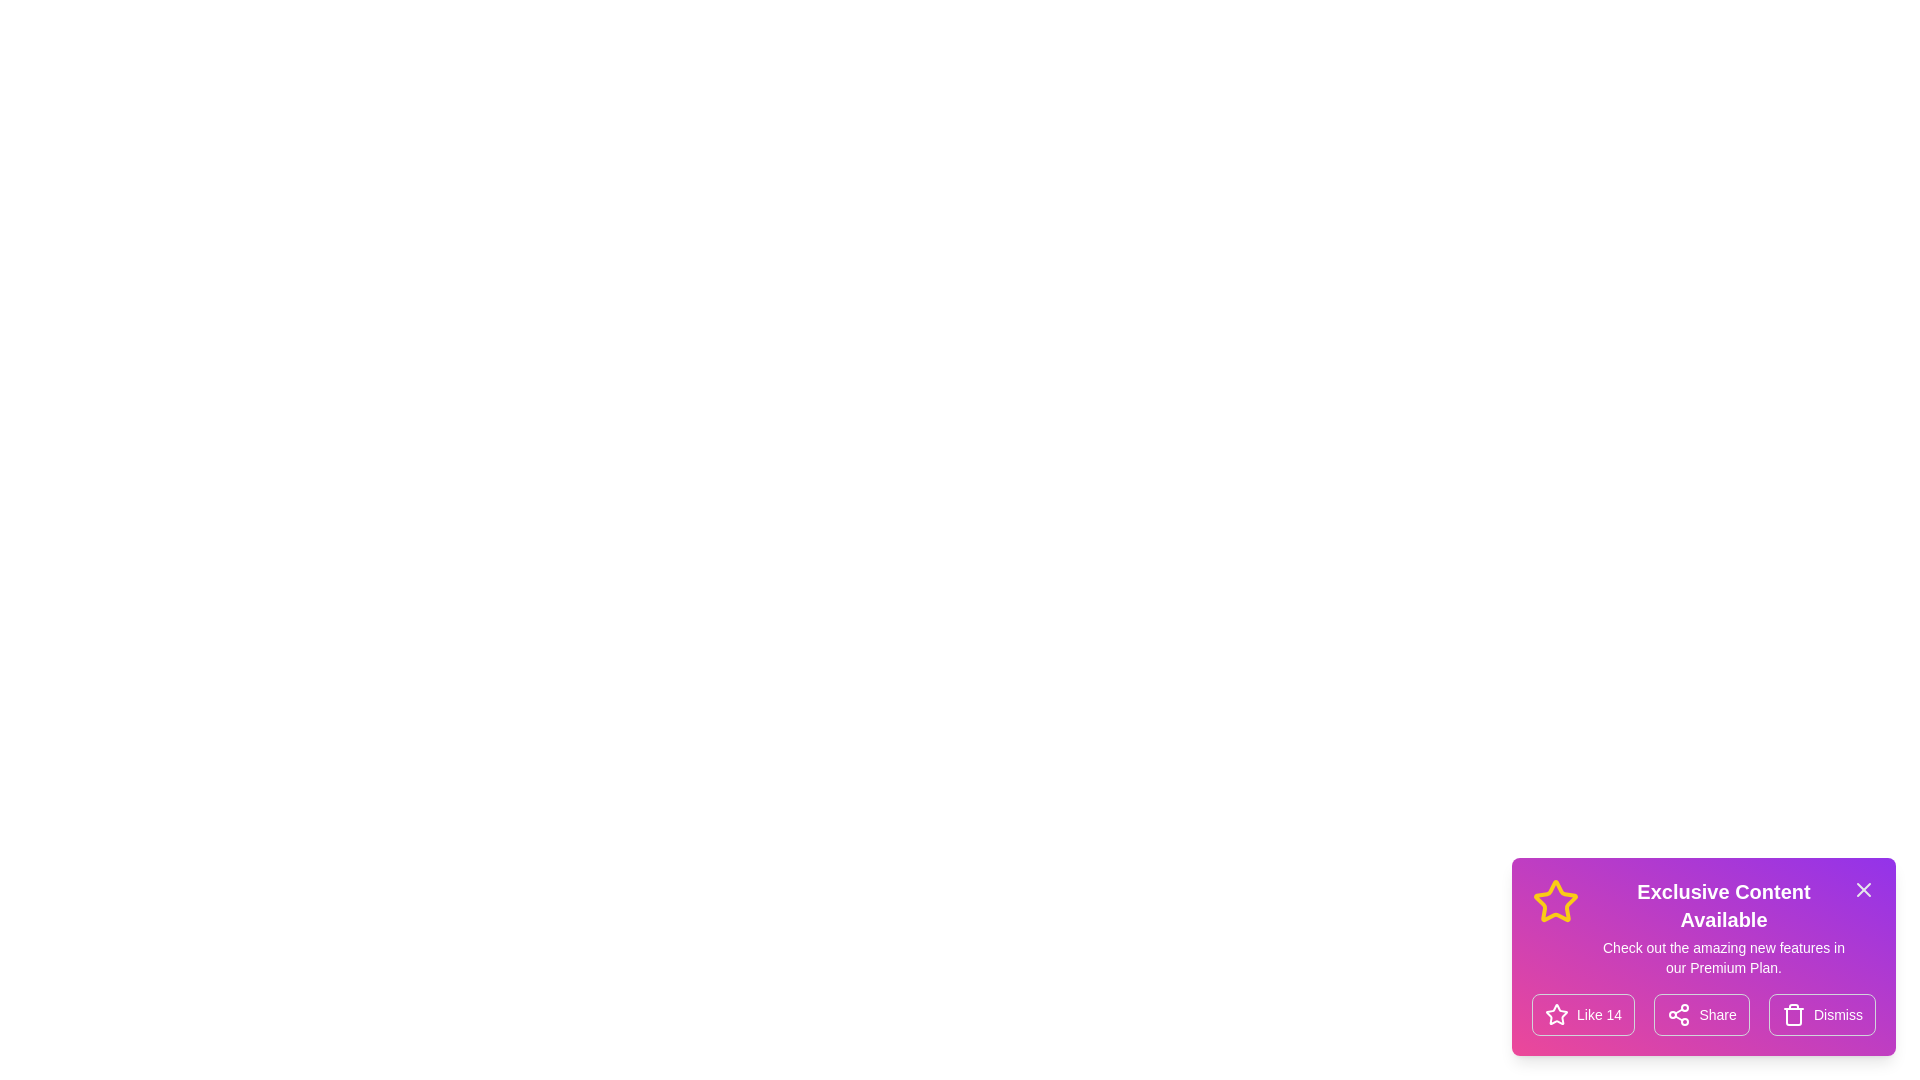 This screenshot has width=1920, height=1080. What do you see at coordinates (1701, 1014) in the screenshot?
I see `the 'Share' button to share the content` at bounding box center [1701, 1014].